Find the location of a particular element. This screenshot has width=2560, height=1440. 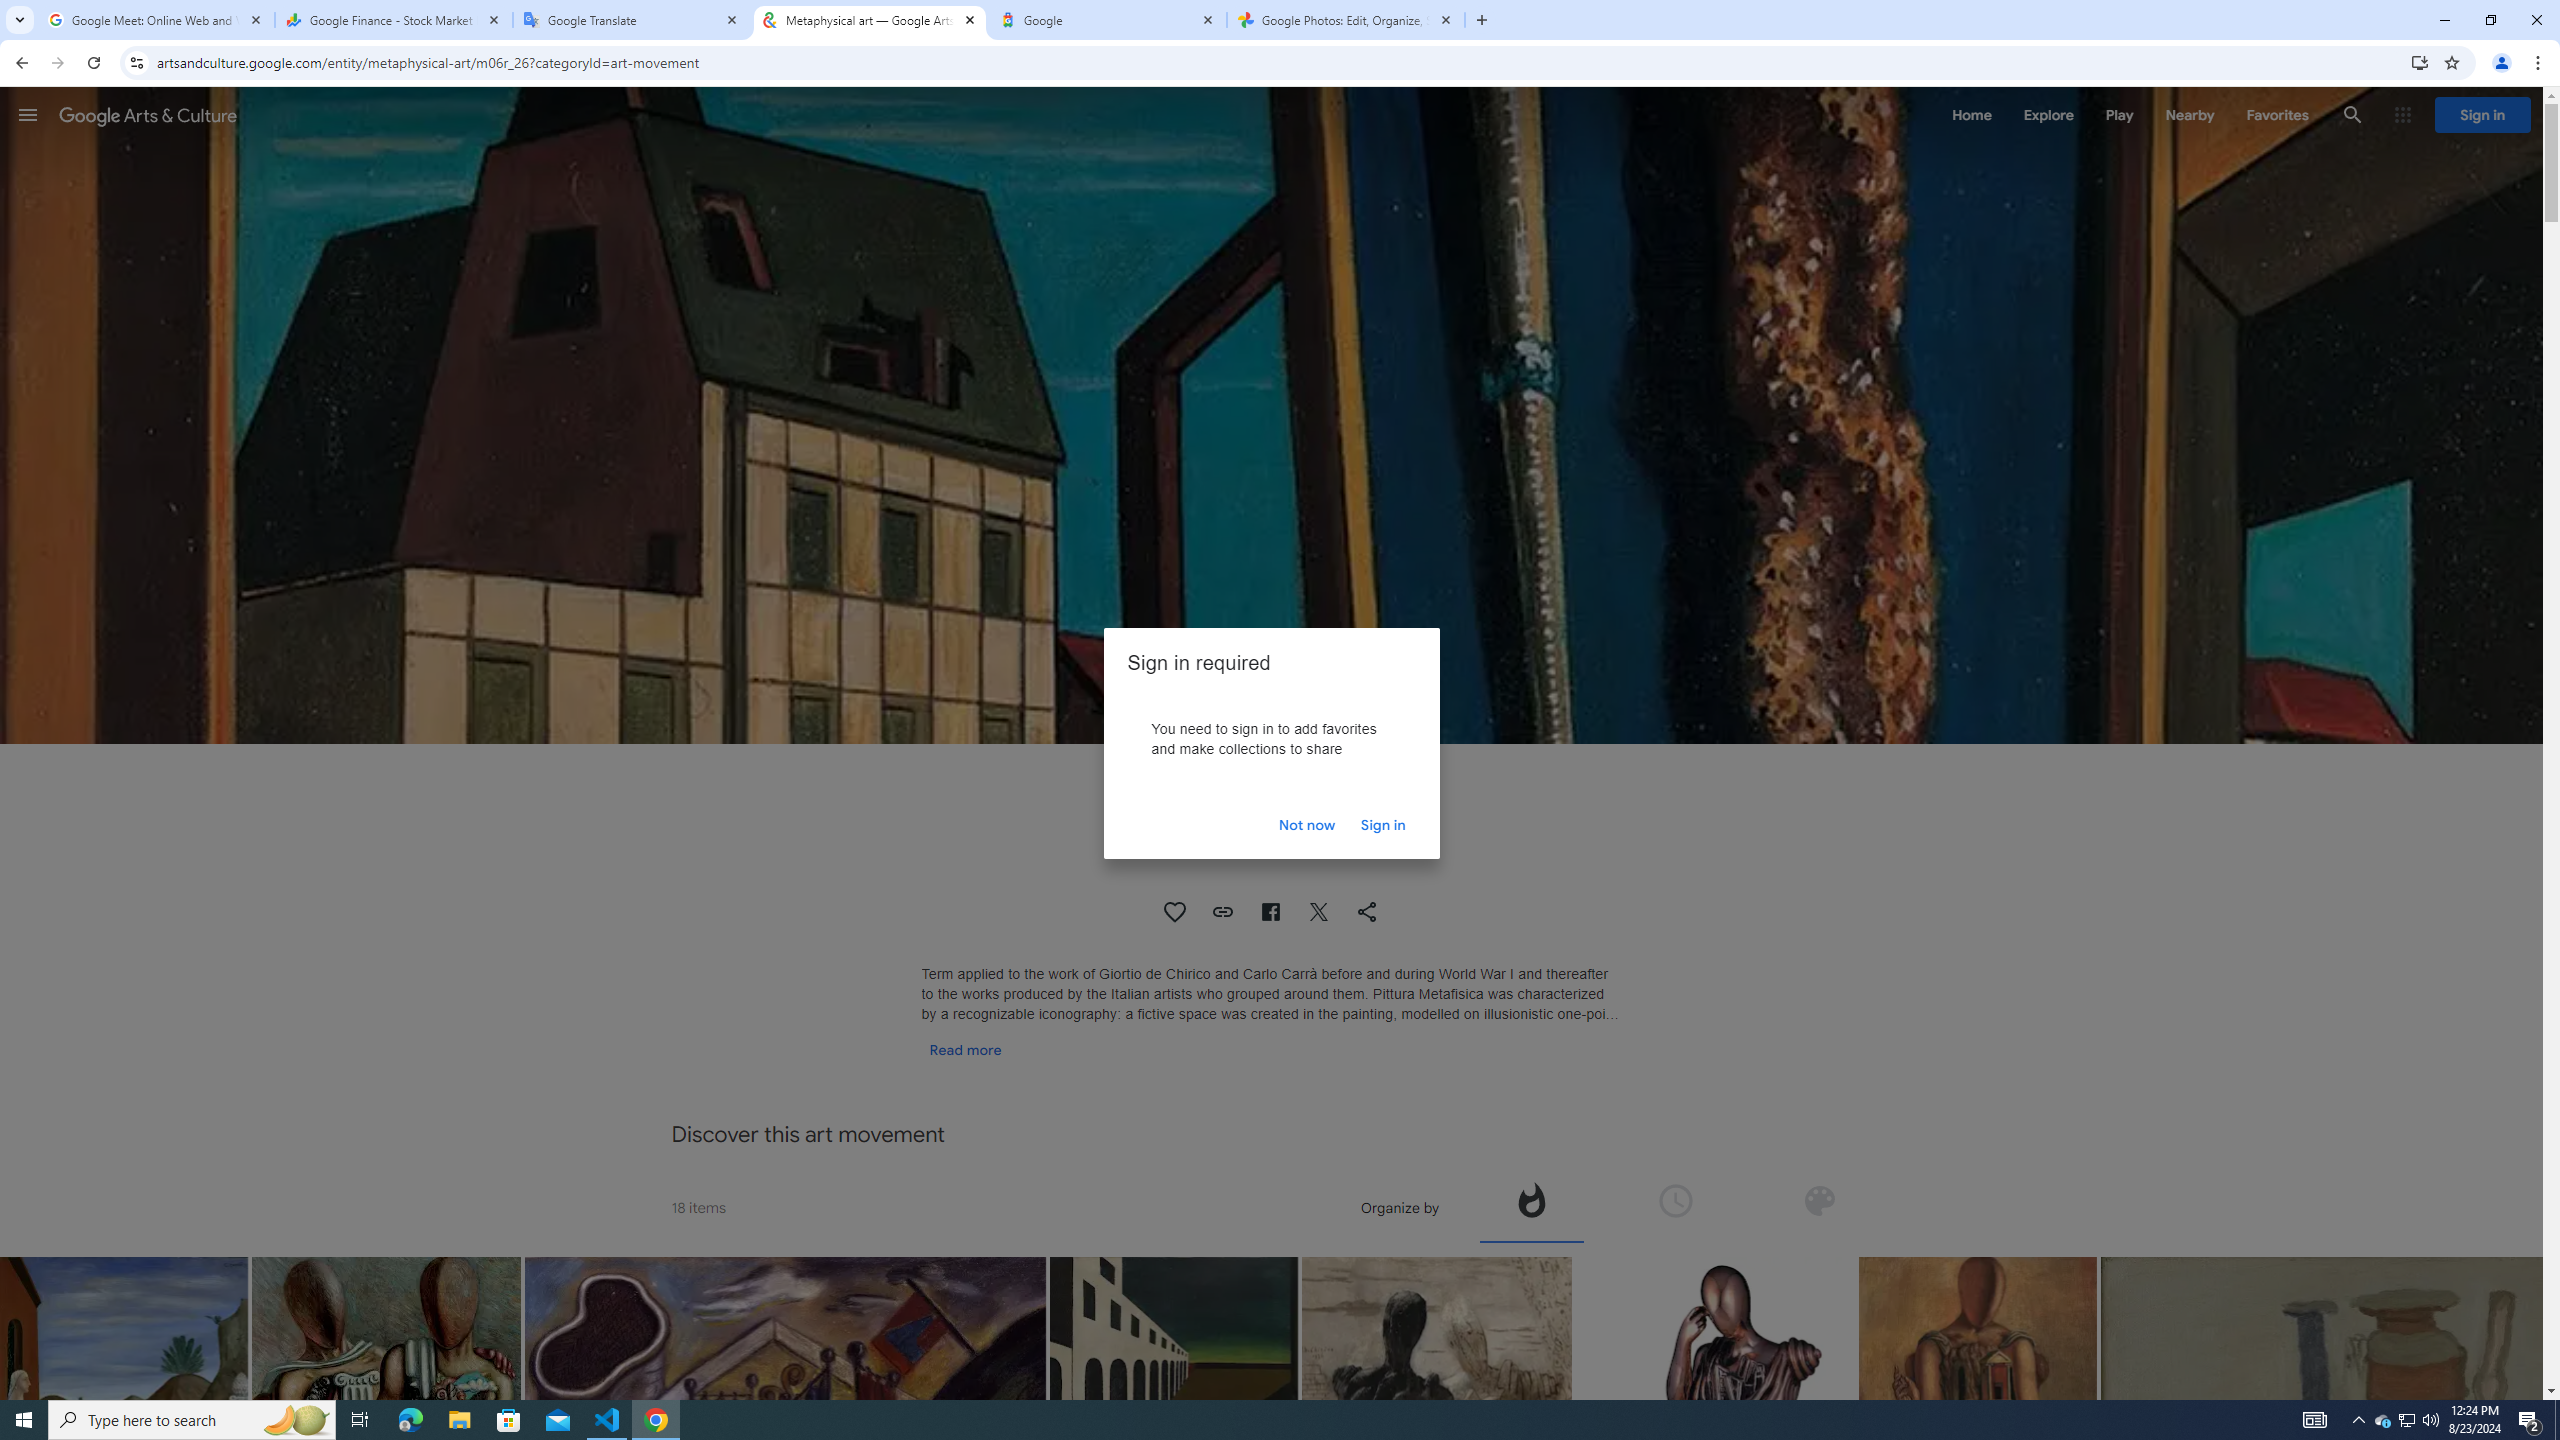

'Install Google Arts & Culture' is located at coordinates (2420, 61).